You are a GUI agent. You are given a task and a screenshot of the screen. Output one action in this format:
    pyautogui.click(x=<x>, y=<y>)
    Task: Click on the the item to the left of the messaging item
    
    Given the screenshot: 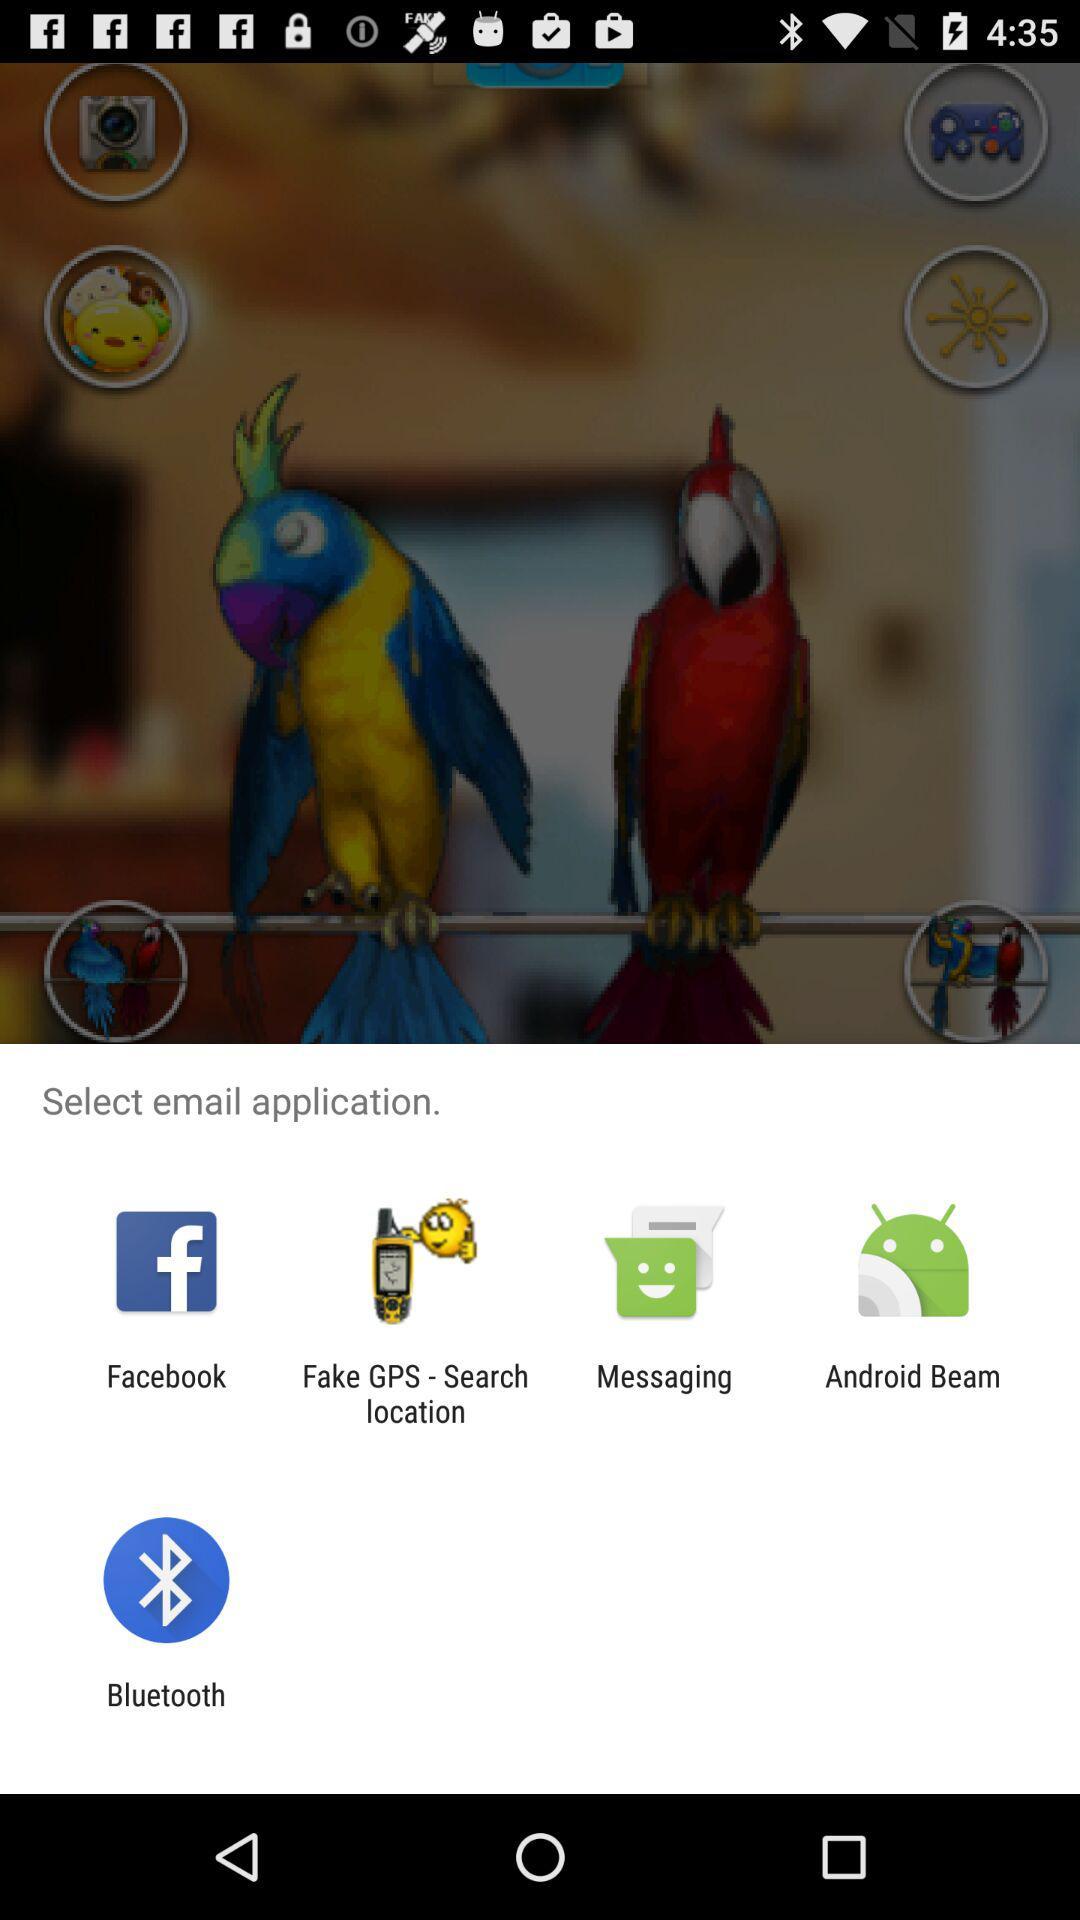 What is the action you would take?
    pyautogui.click(x=414, y=1392)
    